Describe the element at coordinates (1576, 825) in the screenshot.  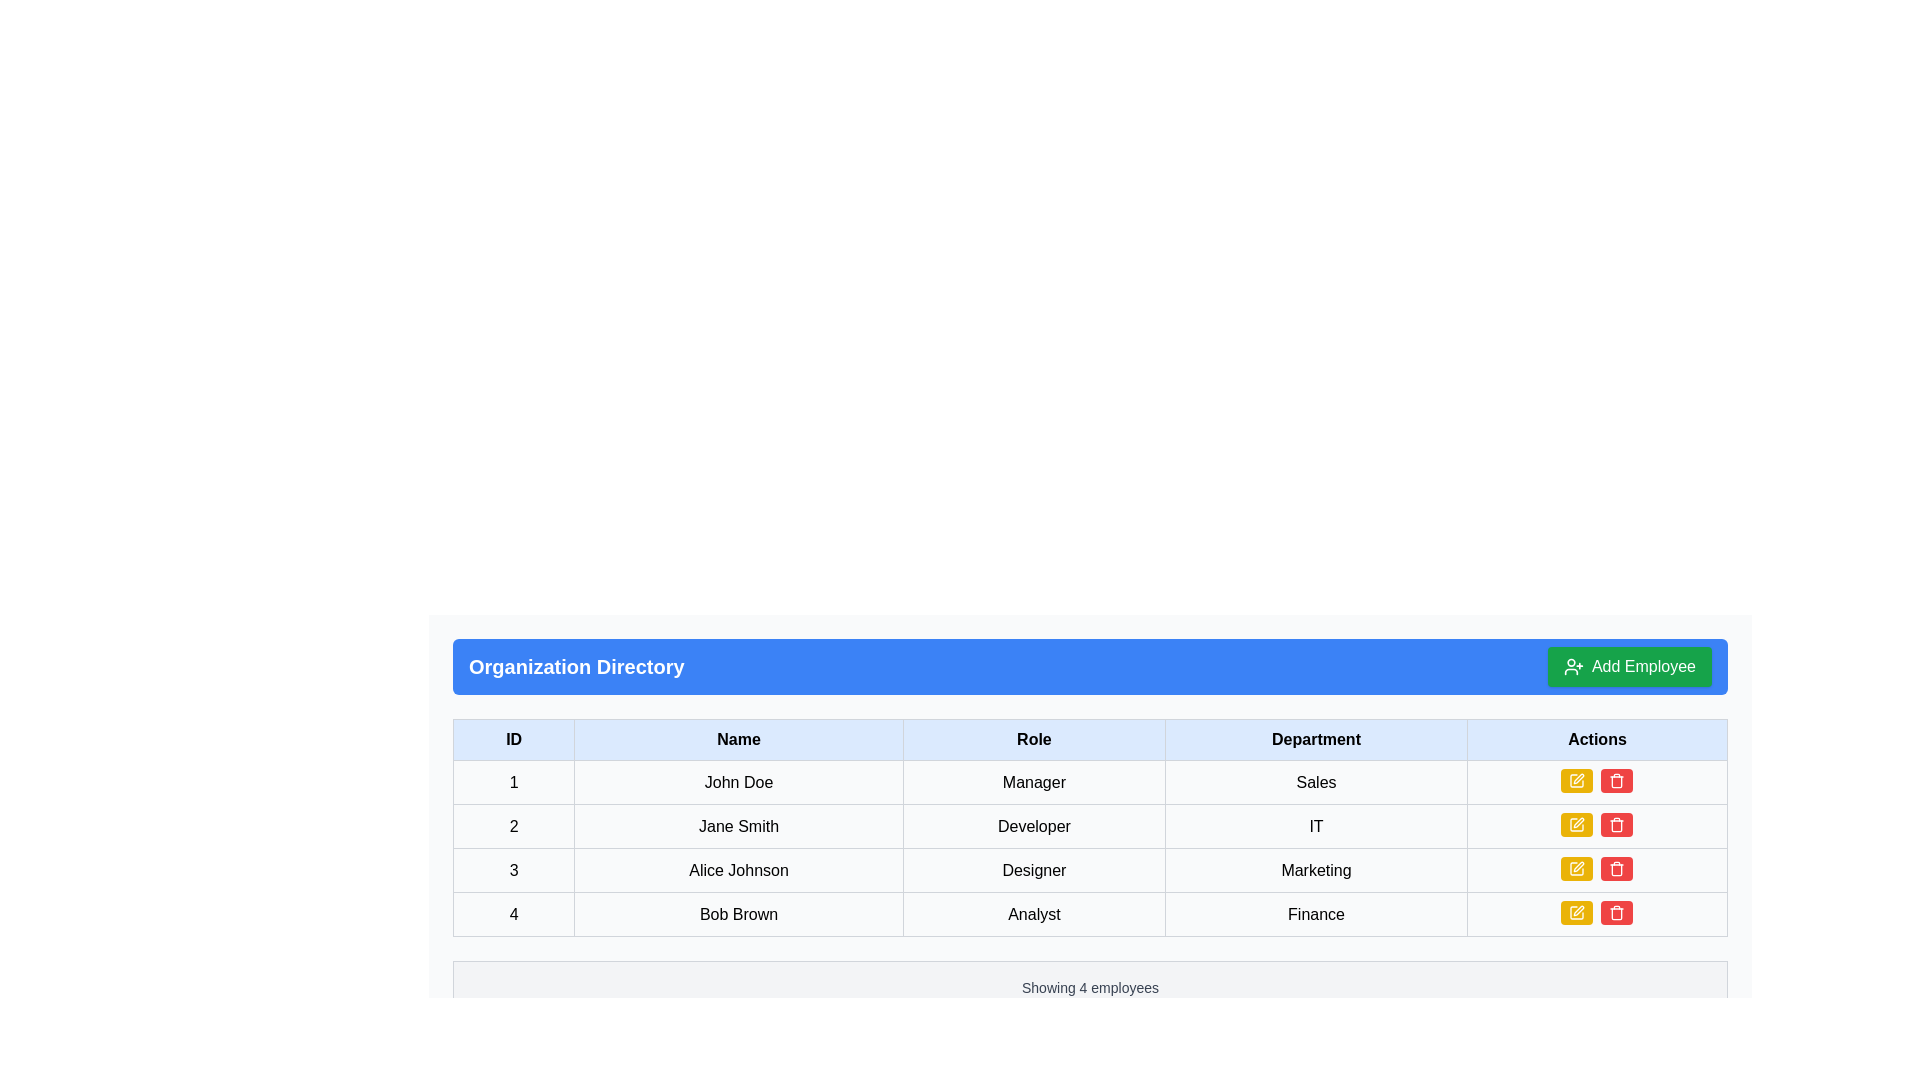
I see `the edit icon represented by a pencil or pen in the action column of the fourth row for the employee 'Bob Brown'` at that location.